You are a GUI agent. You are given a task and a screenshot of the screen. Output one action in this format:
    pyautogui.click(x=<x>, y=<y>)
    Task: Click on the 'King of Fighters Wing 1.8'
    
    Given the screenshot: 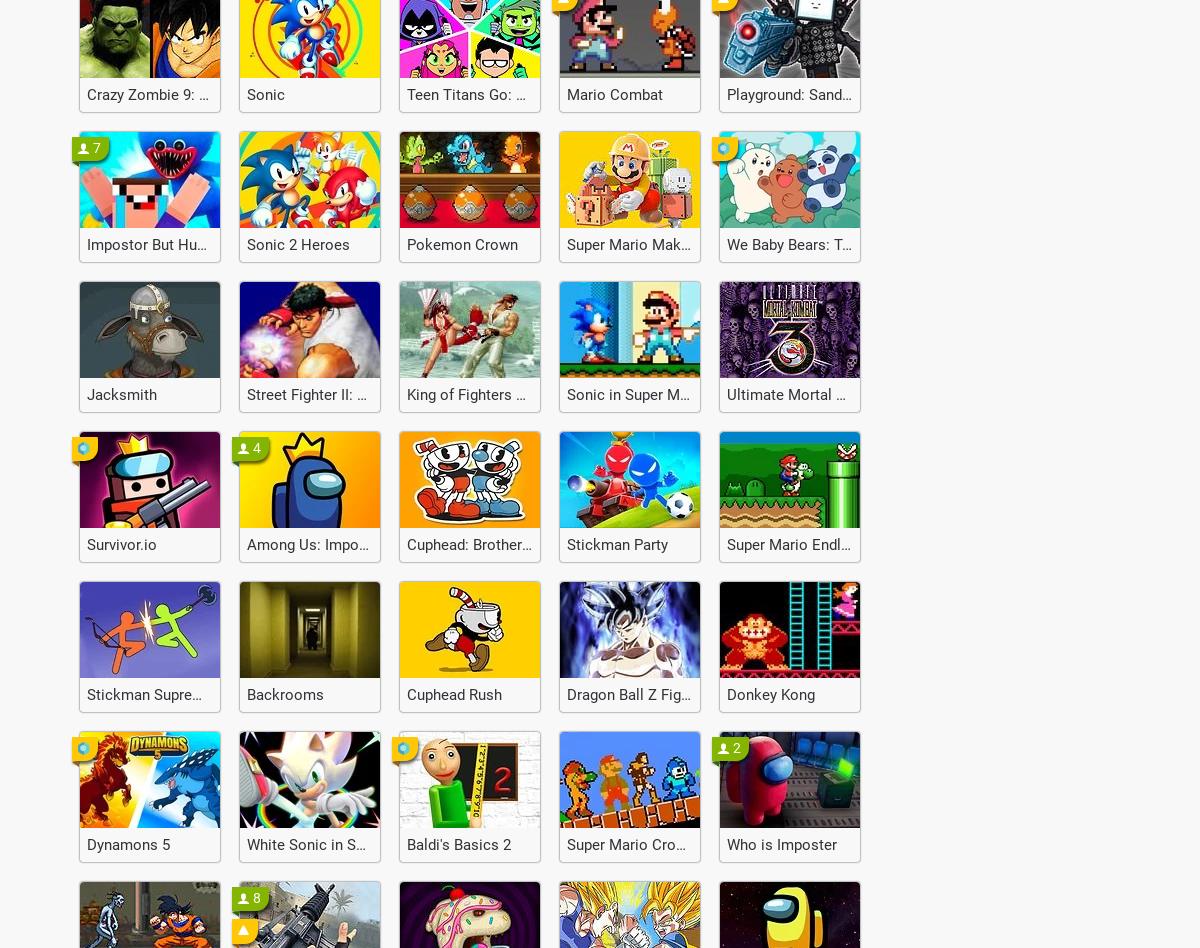 What is the action you would take?
    pyautogui.click(x=488, y=394)
    